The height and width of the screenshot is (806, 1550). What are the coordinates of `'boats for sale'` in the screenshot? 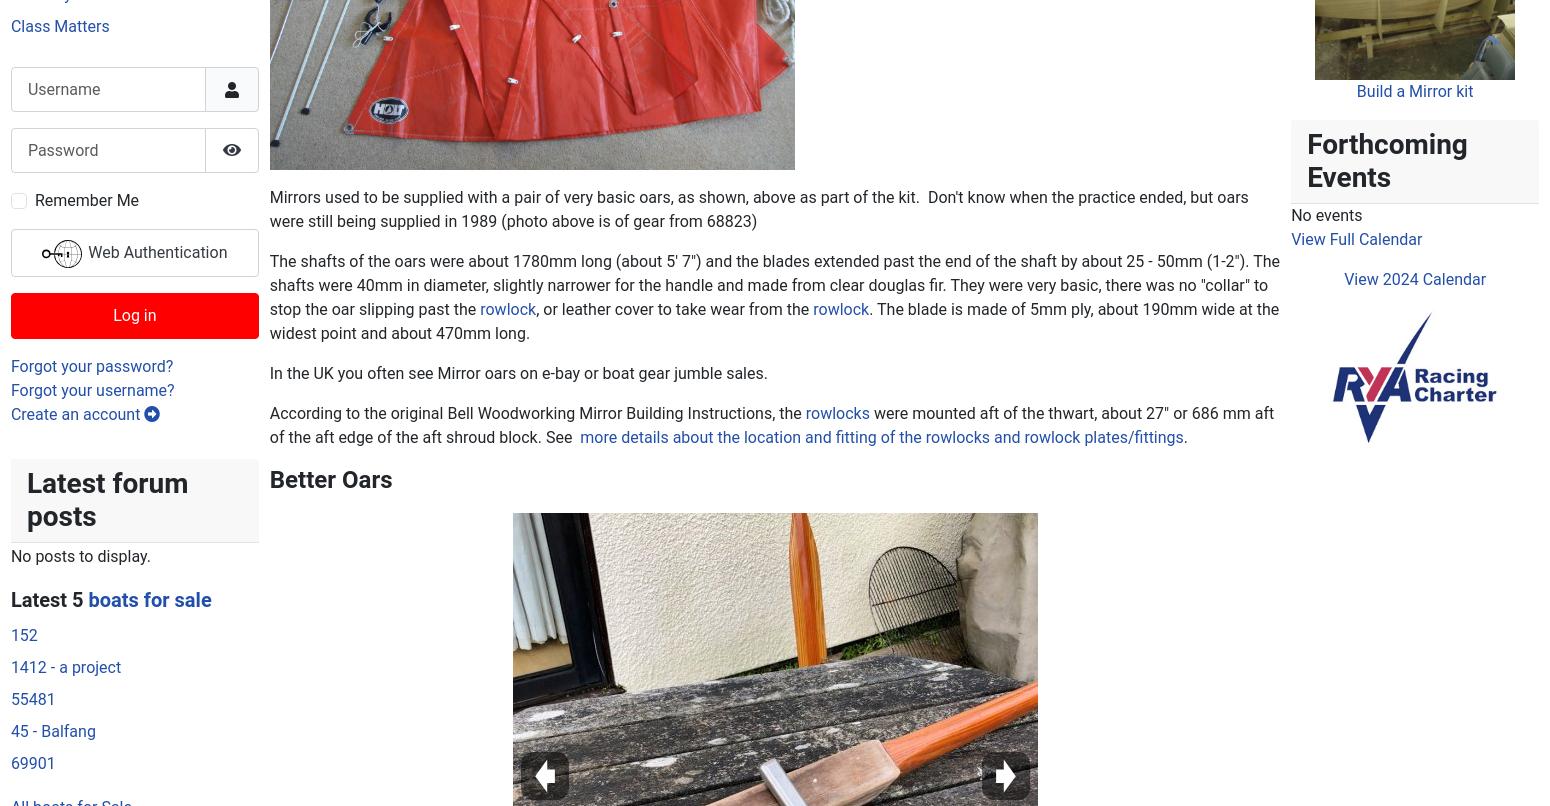 It's located at (149, 210).